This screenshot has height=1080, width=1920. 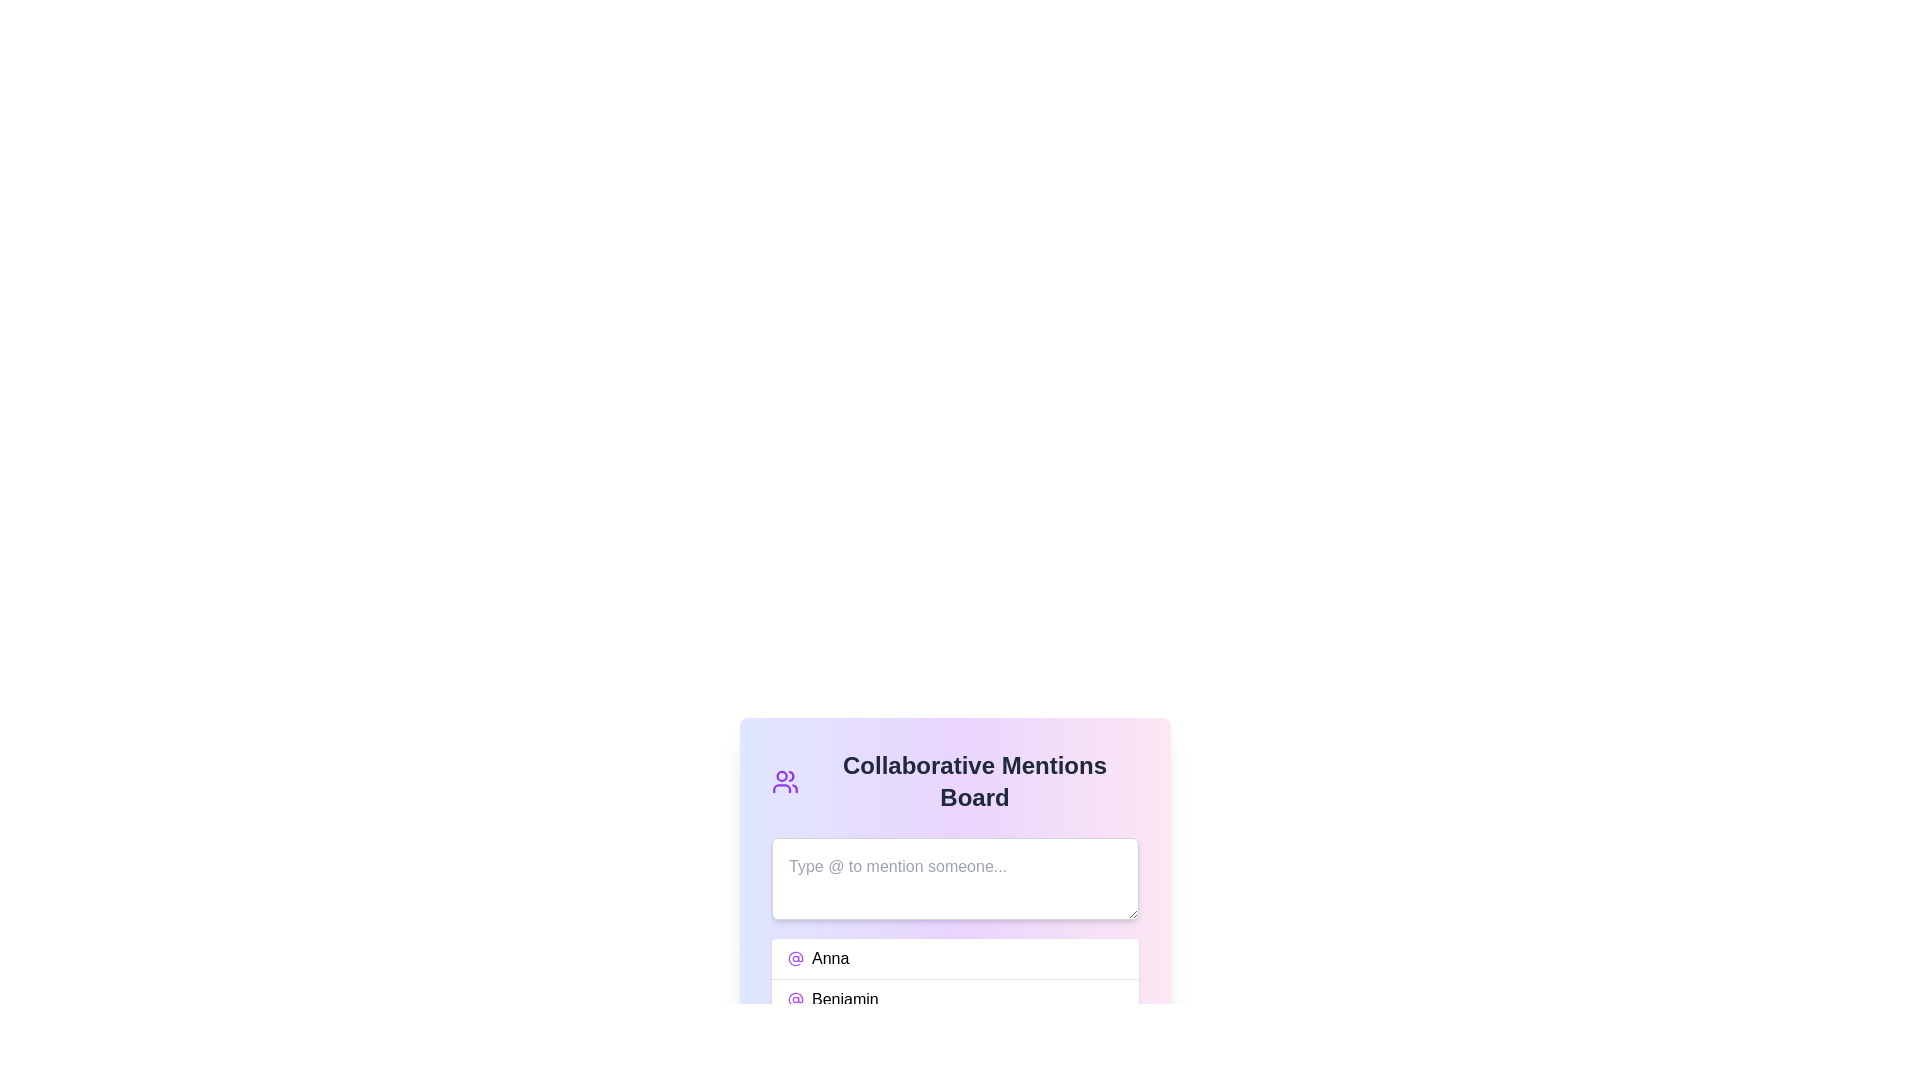 What do you see at coordinates (954, 781) in the screenshot?
I see `Header text that identifies the collaborative mentions section located at the top of the form-like area above the text input field` at bounding box center [954, 781].